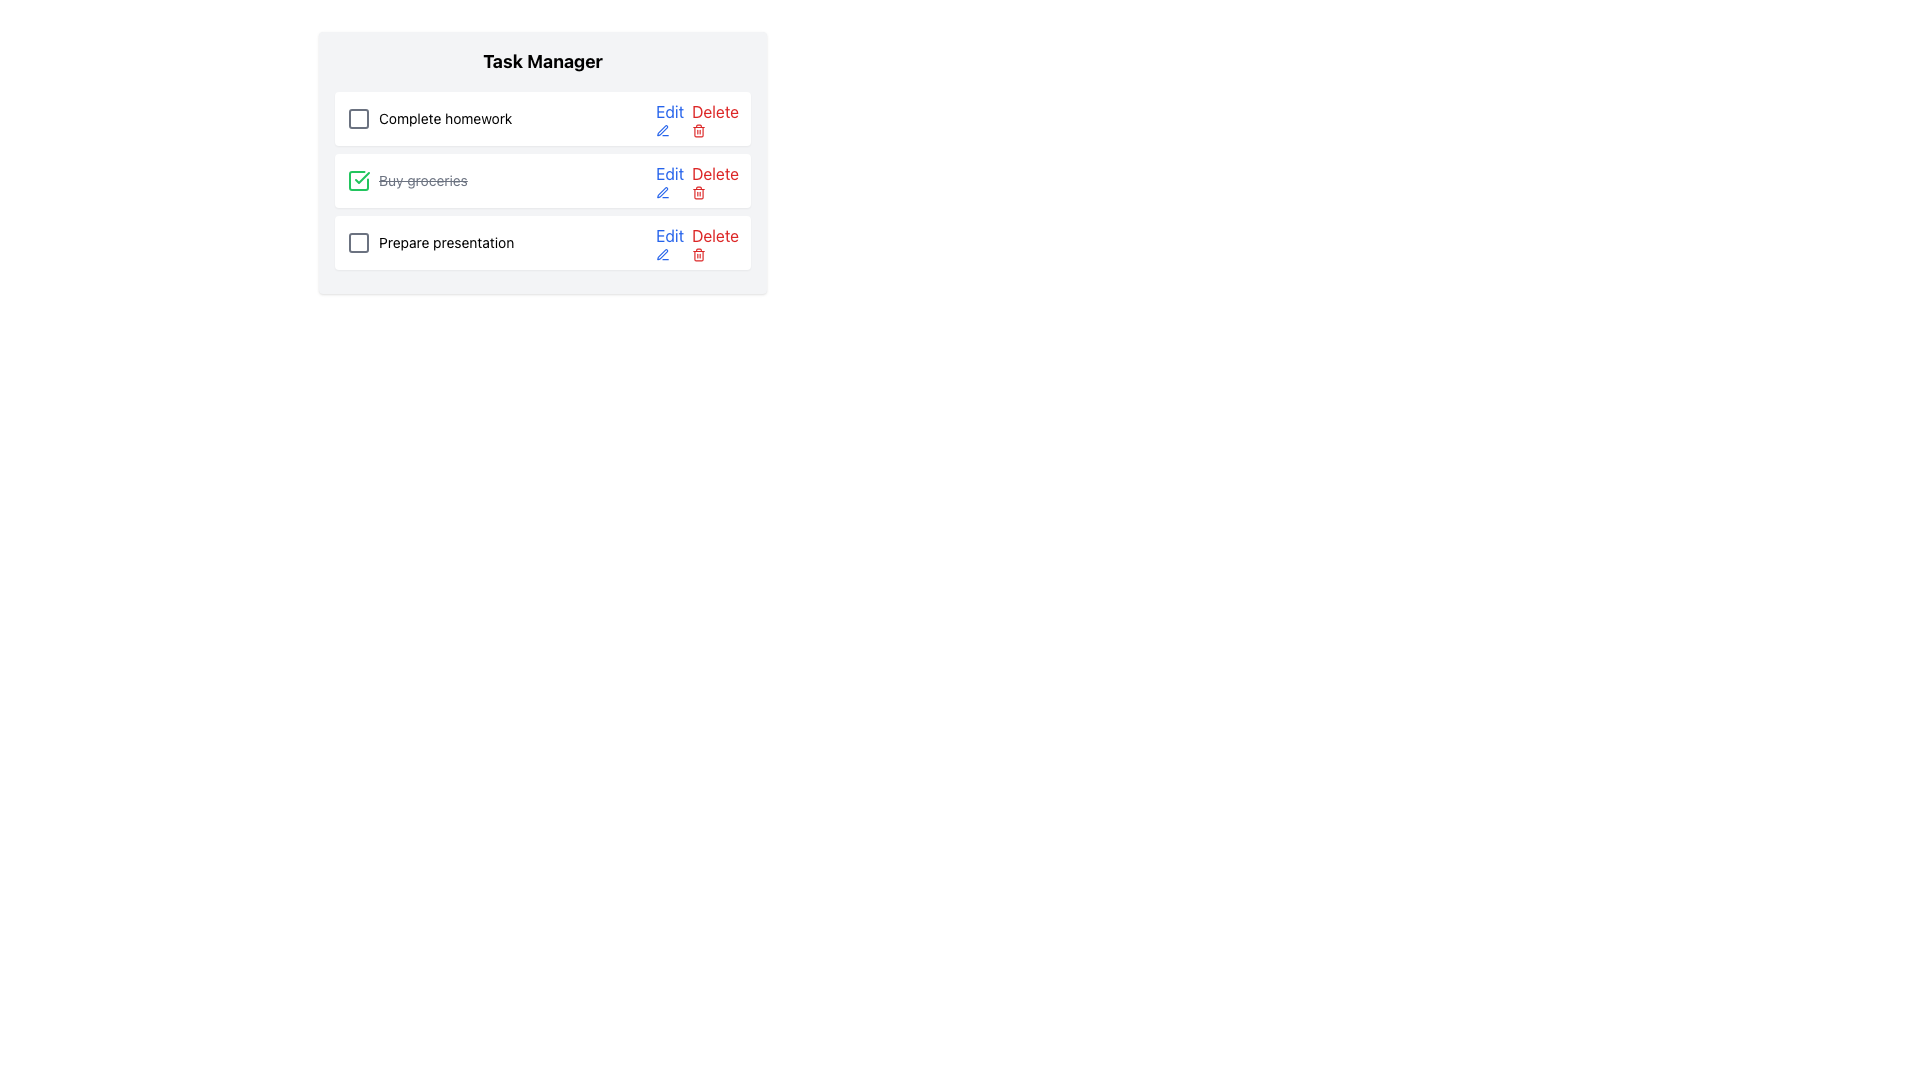 The height and width of the screenshot is (1080, 1920). Describe the element at coordinates (662, 253) in the screenshot. I see `the edit icon next to the 'Buy groceries' task` at that location.